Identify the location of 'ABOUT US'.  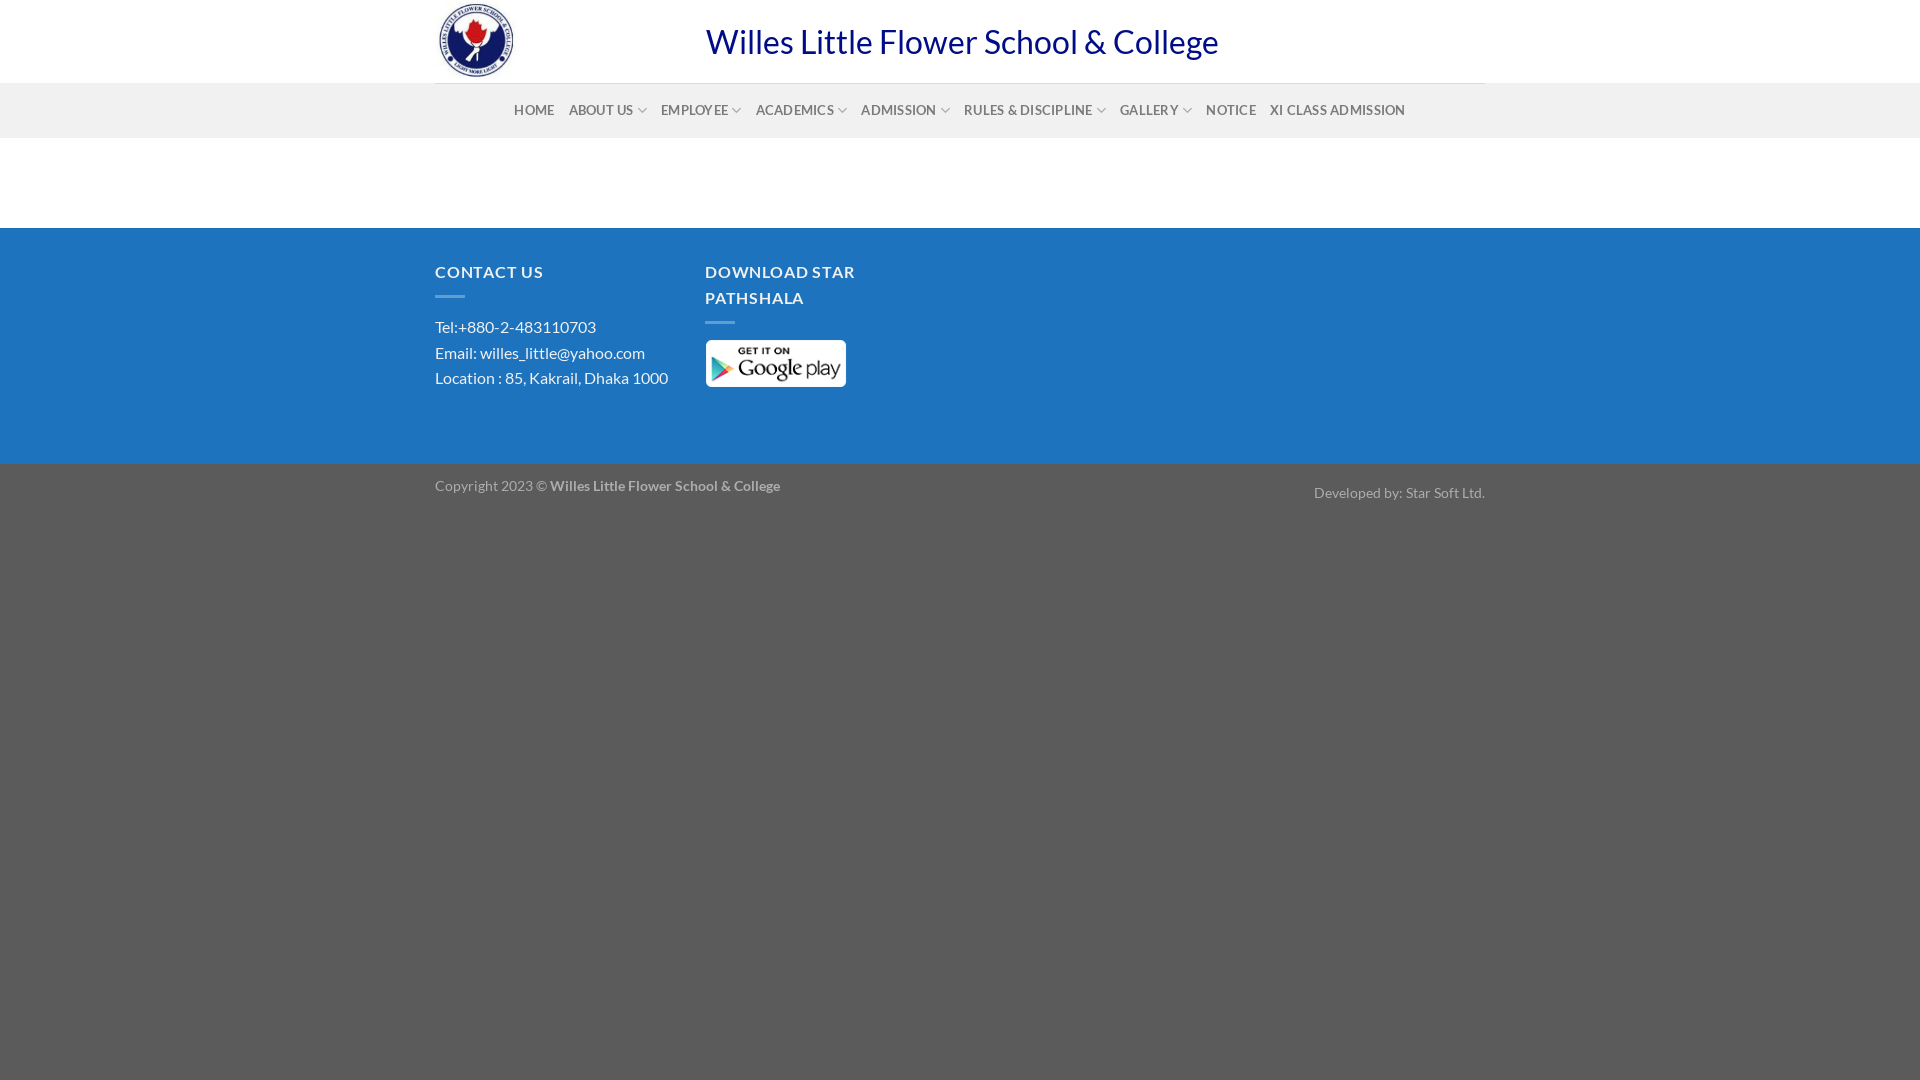
(606, 110).